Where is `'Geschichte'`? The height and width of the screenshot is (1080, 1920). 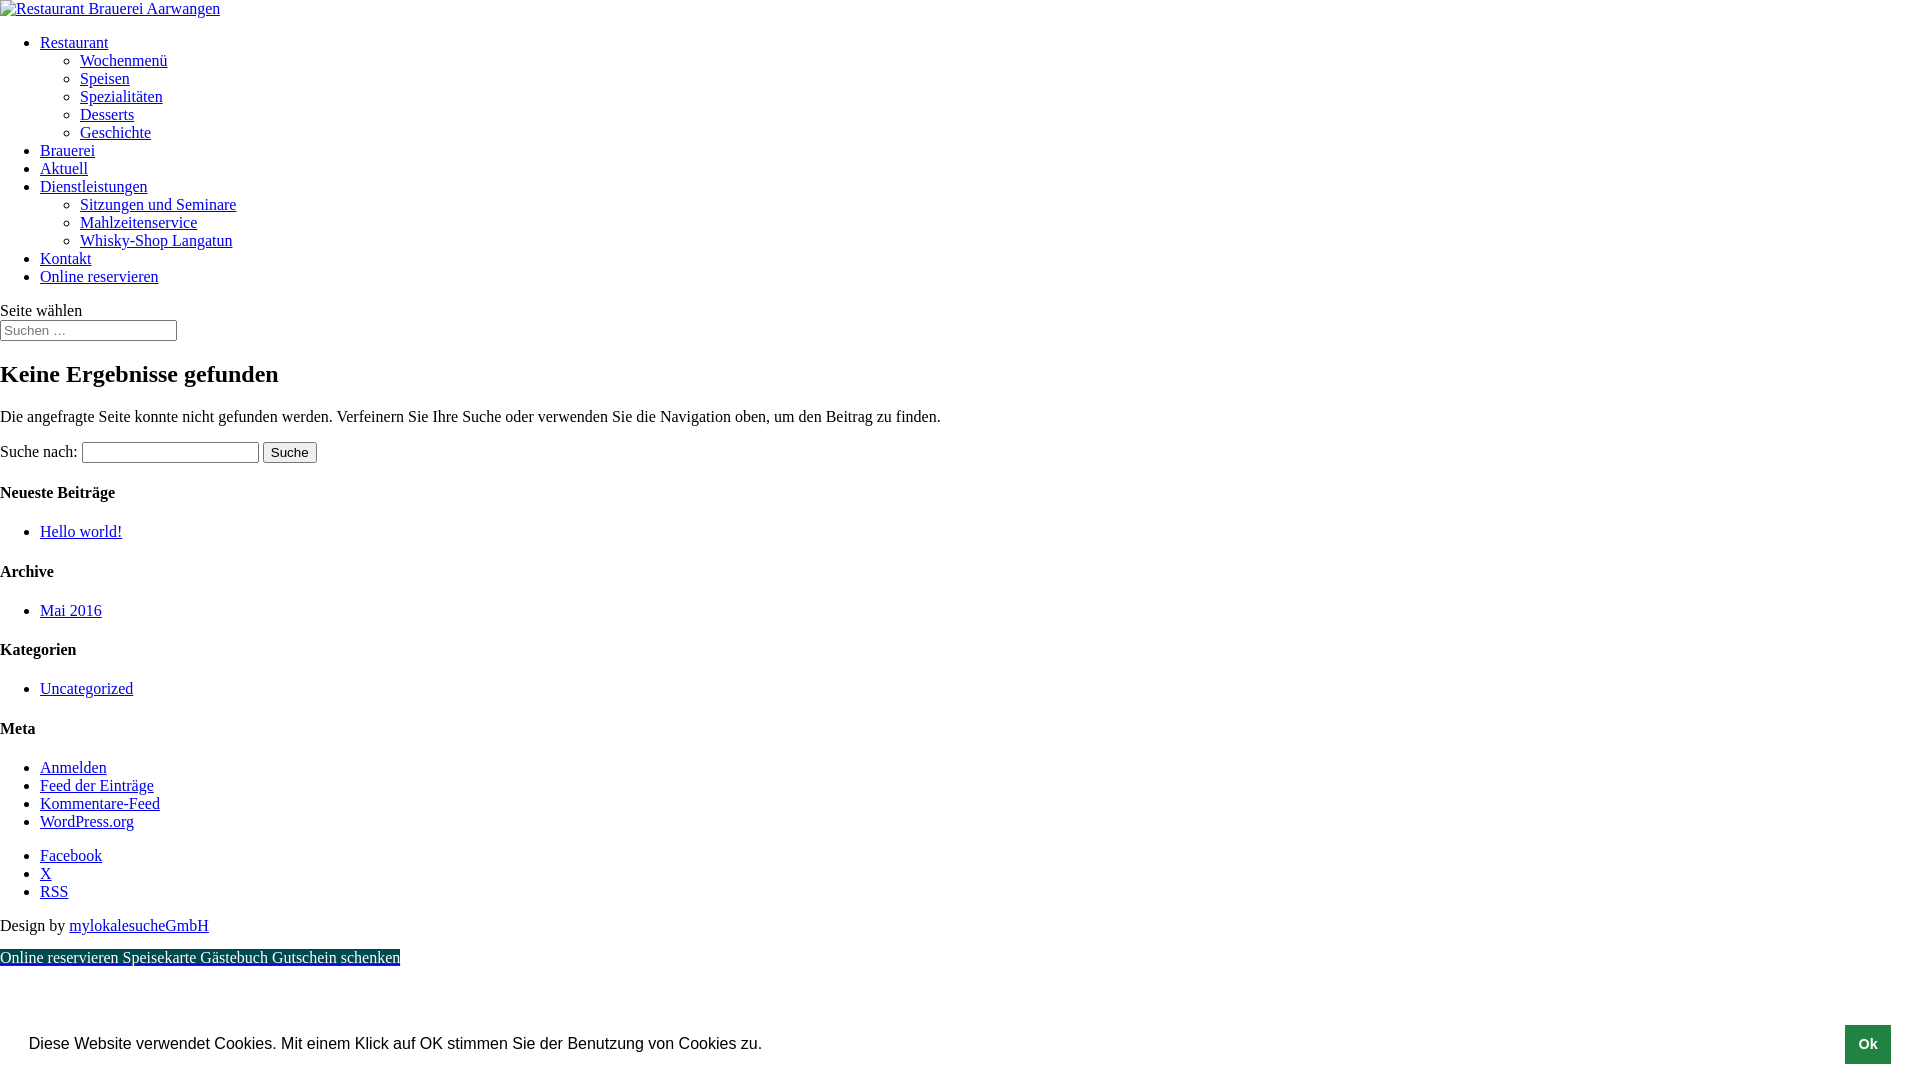
'Geschichte' is located at coordinates (114, 132).